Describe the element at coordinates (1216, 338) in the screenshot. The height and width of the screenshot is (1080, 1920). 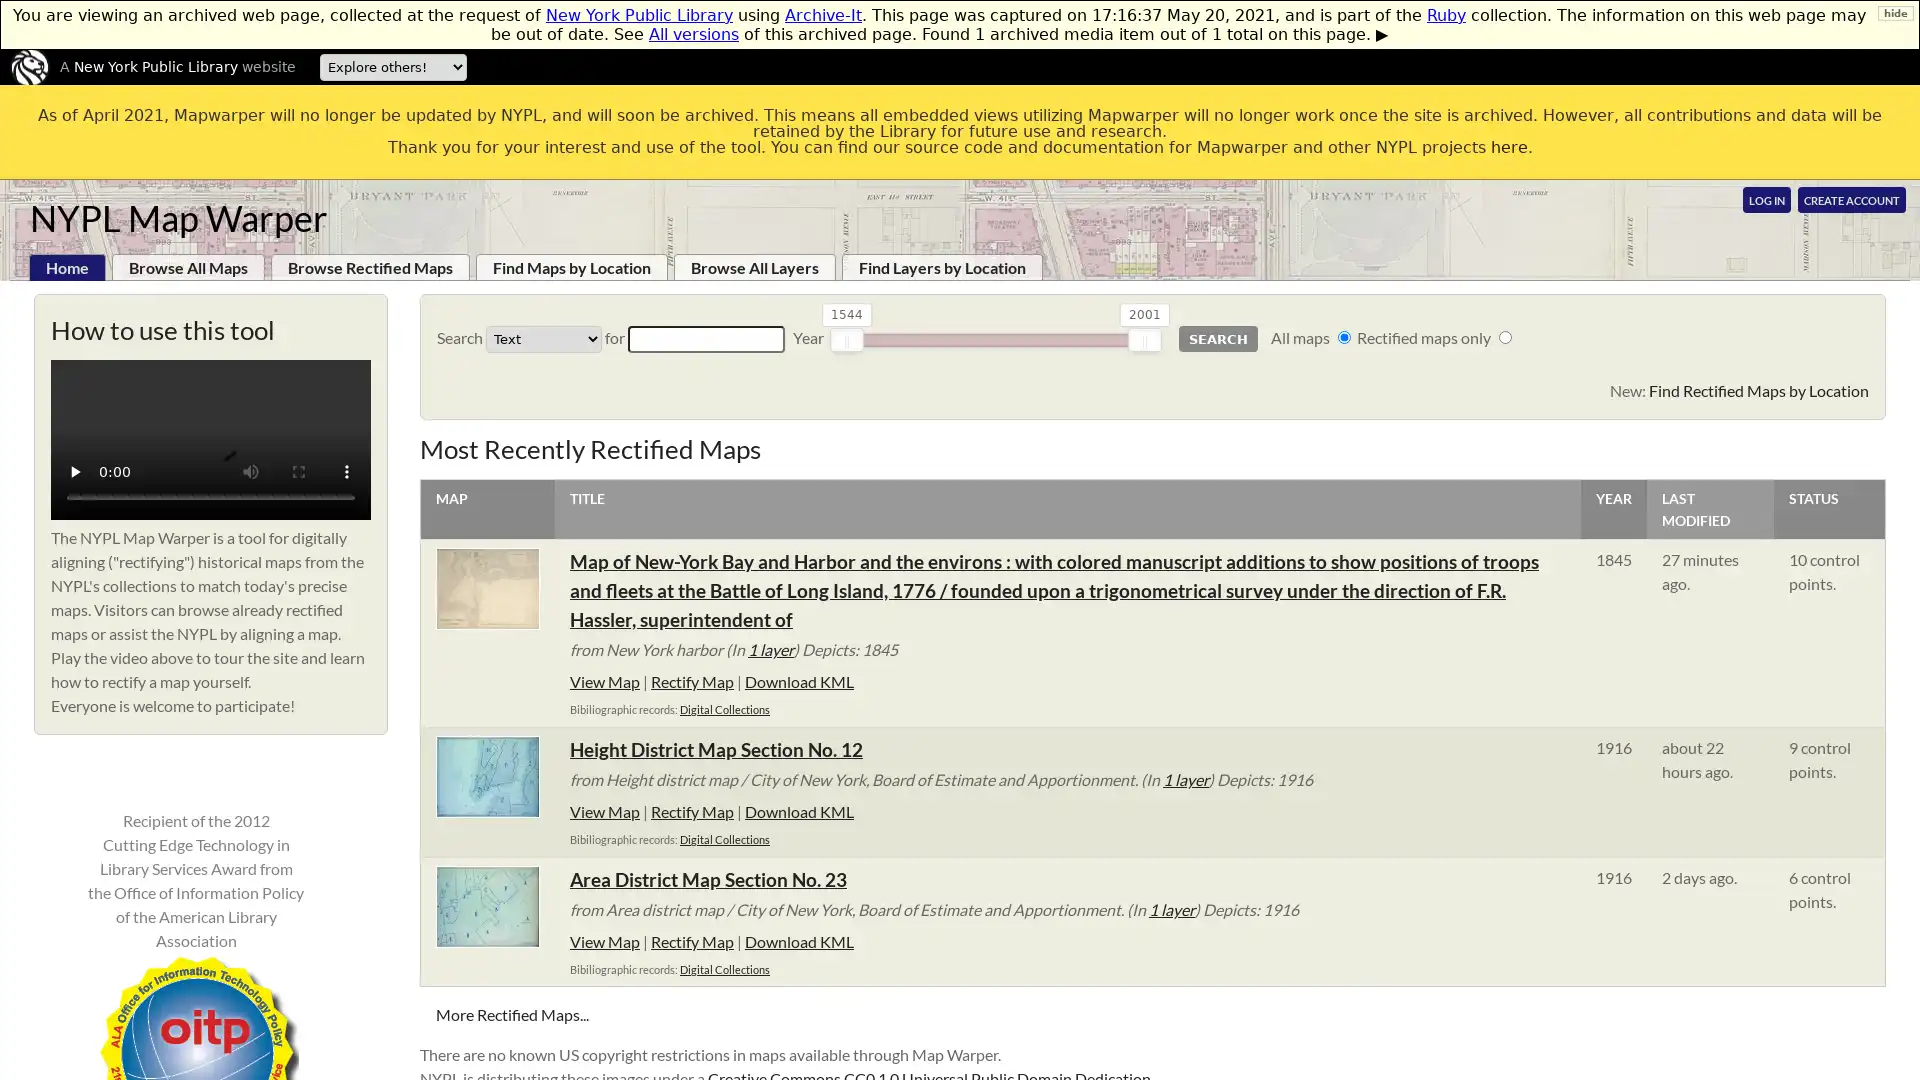
I see `Search` at that location.